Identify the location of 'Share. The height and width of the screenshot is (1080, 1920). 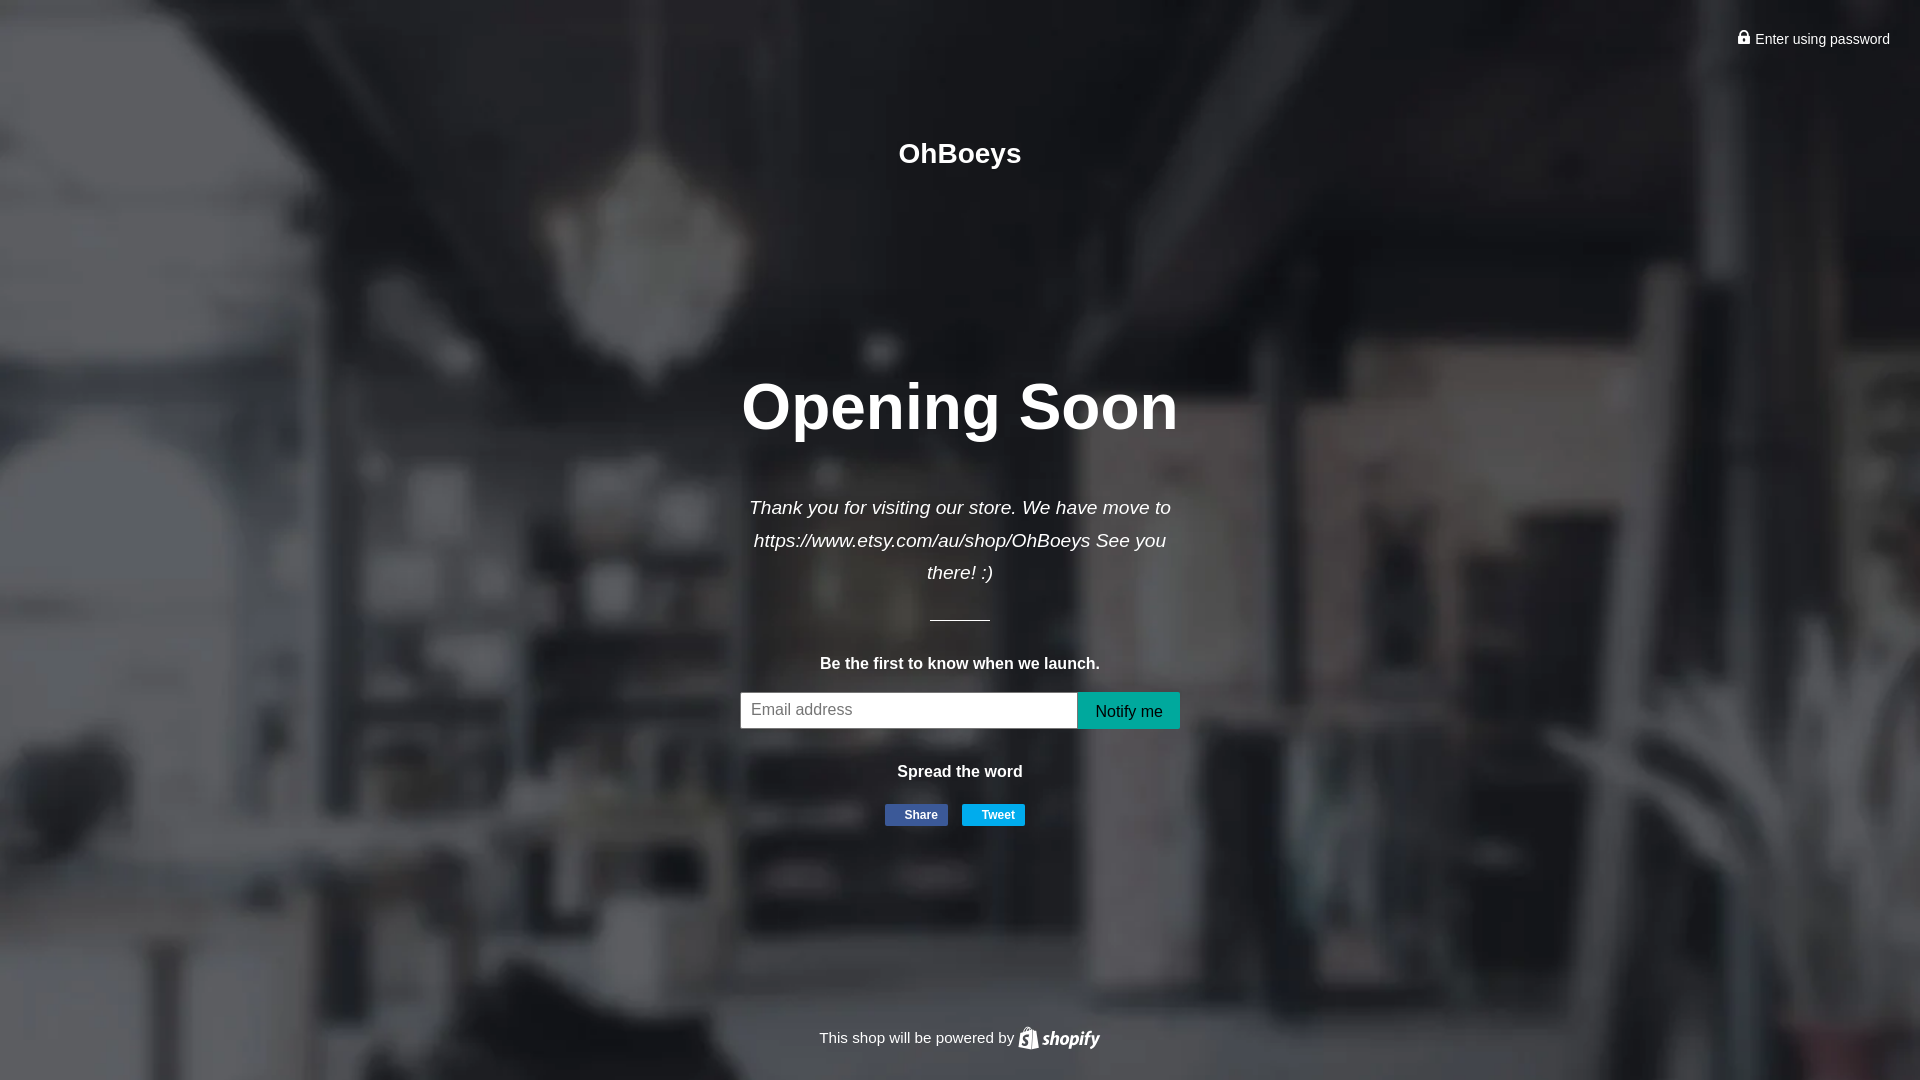
(915, 814).